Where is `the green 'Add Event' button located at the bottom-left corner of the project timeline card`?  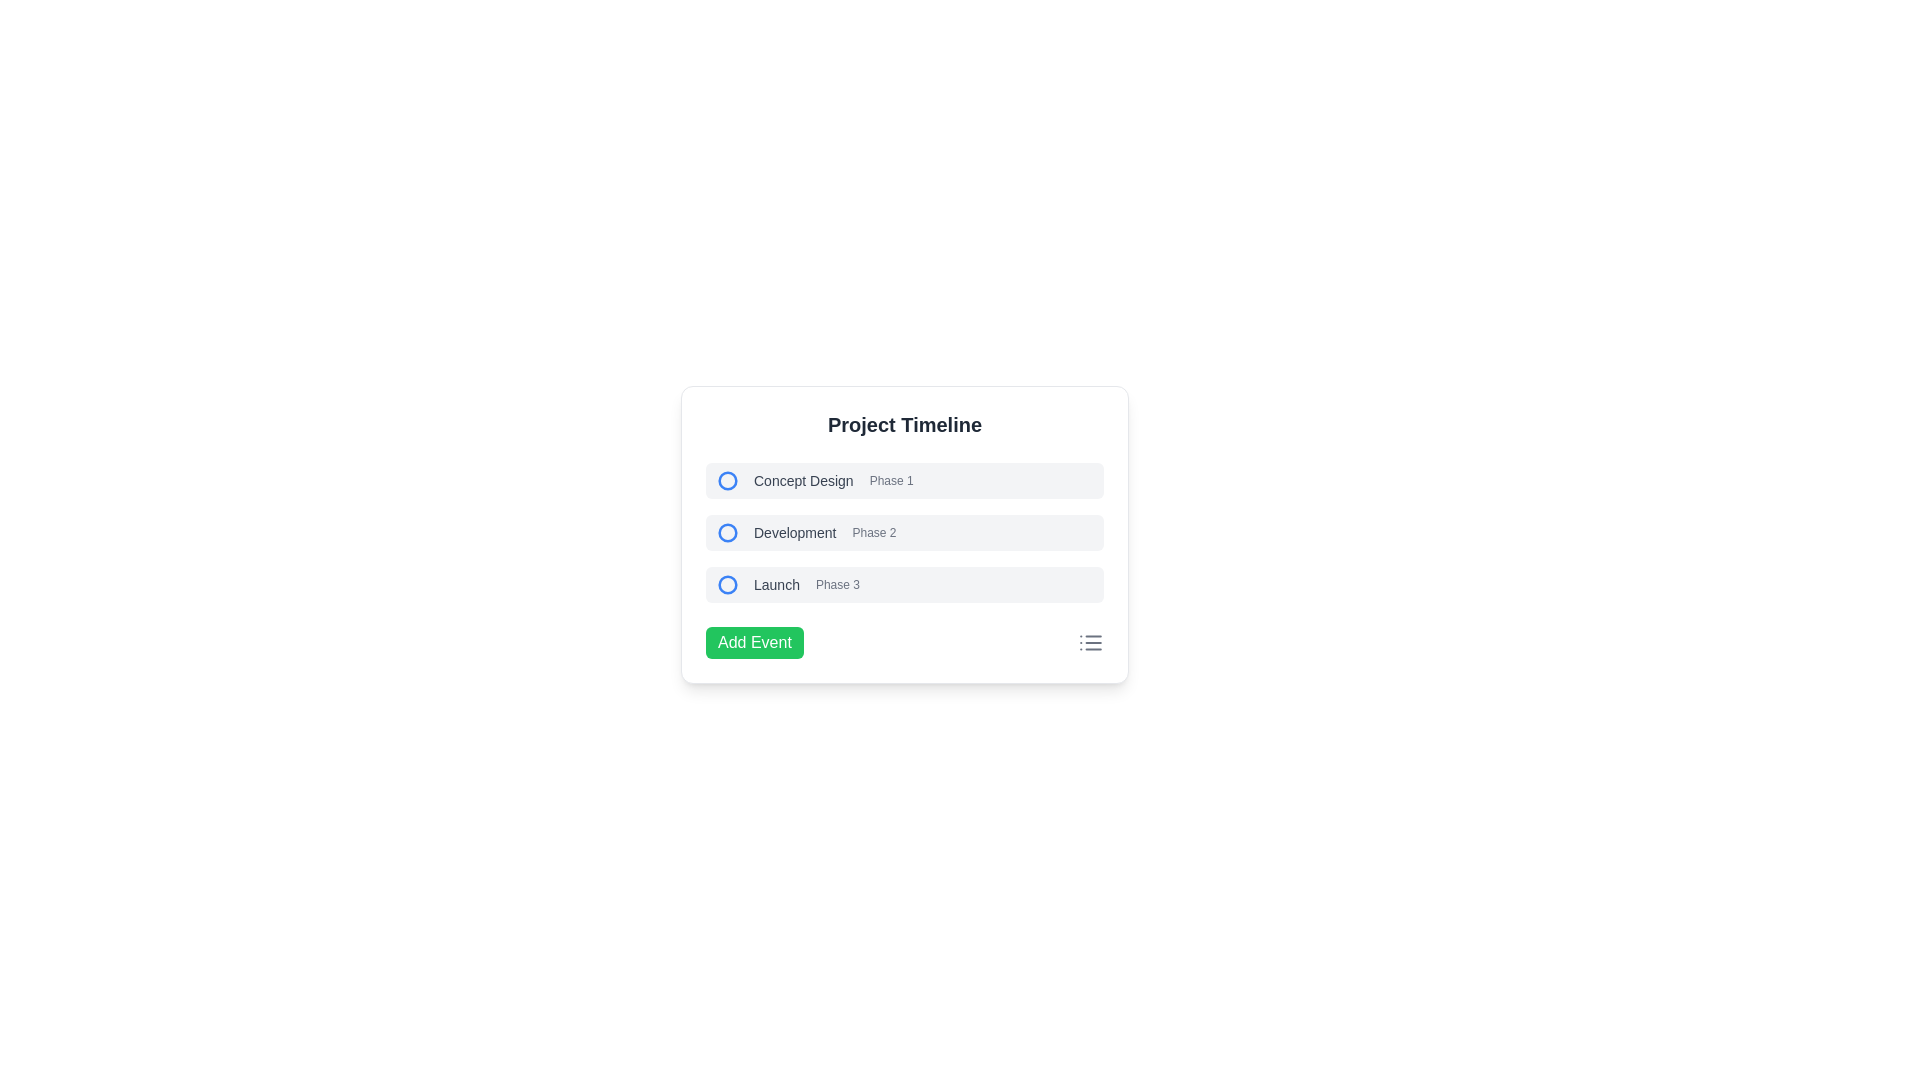 the green 'Add Event' button located at the bottom-left corner of the project timeline card is located at coordinates (752, 643).